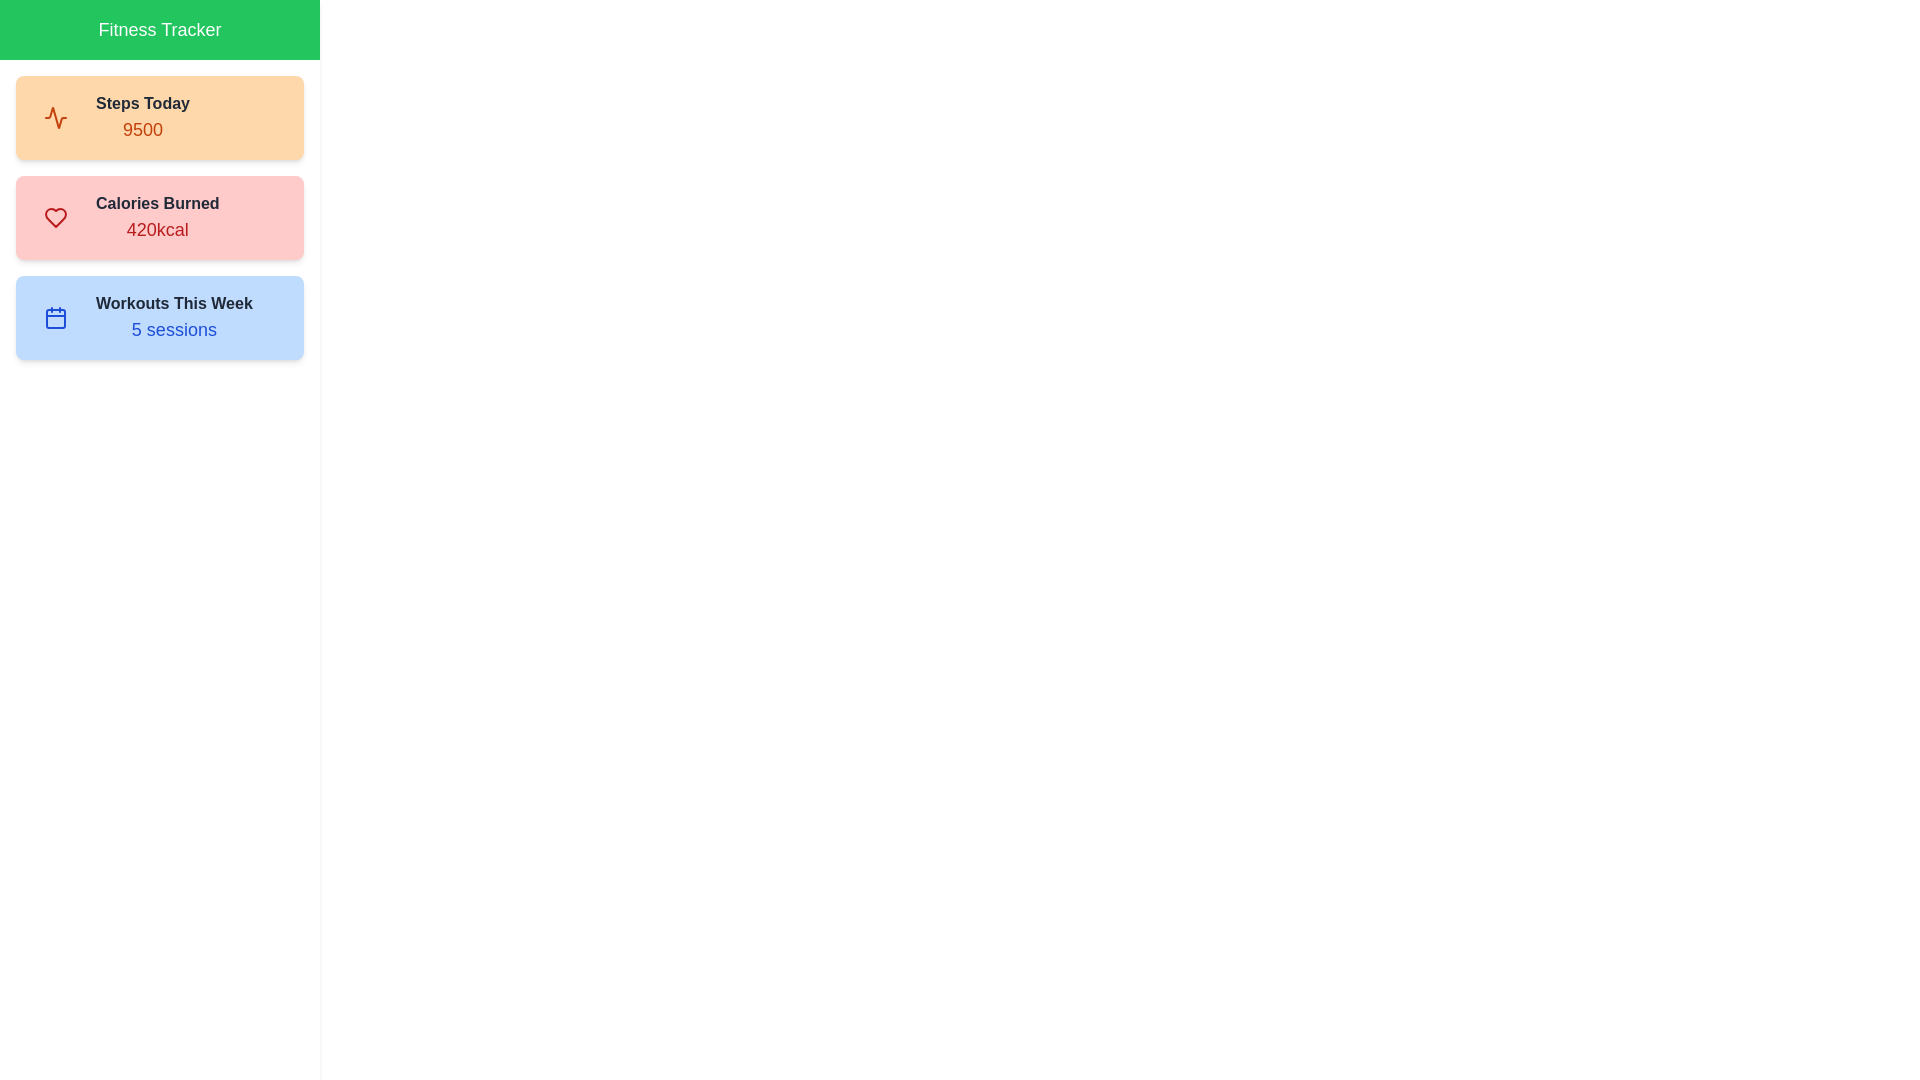  I want to click on the stat Workouts This Week to observe its hover effect, so click(158, 316).